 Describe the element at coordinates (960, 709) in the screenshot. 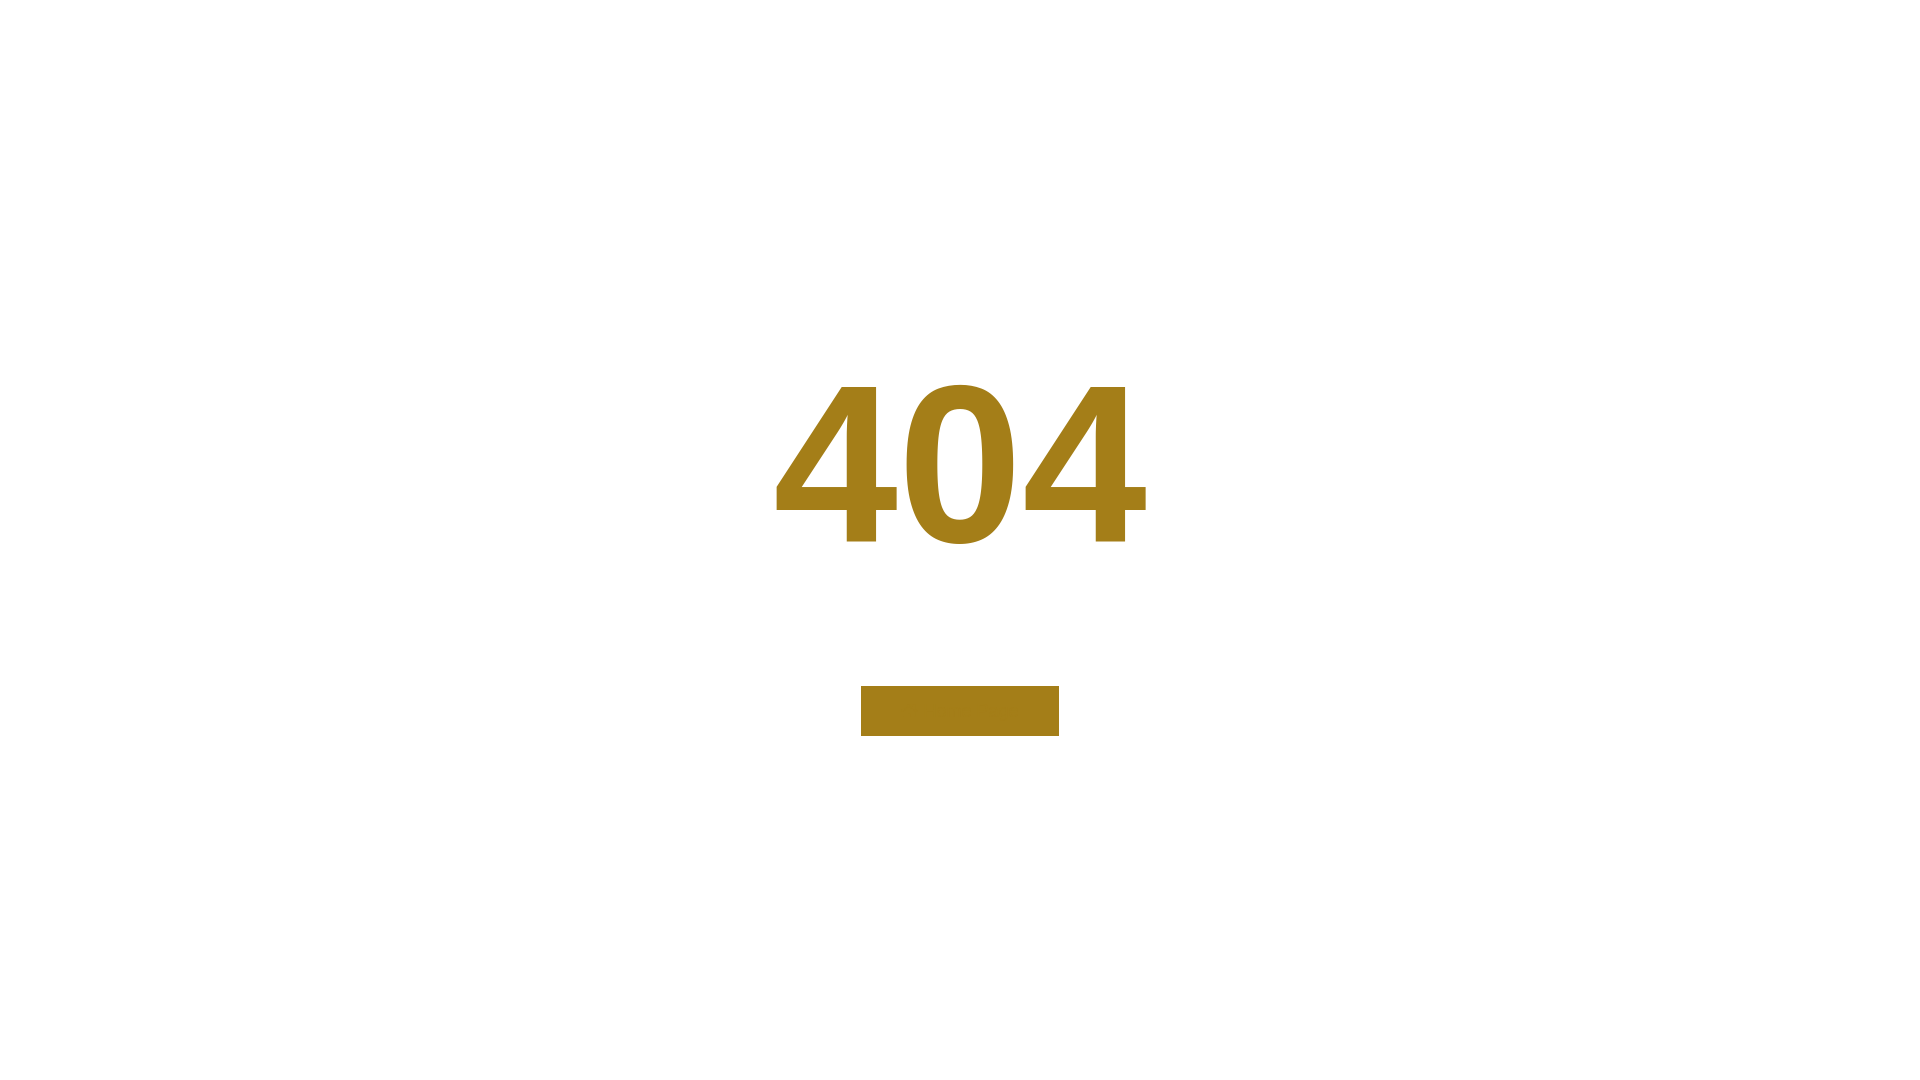

I see `'Home Page'` at that location.